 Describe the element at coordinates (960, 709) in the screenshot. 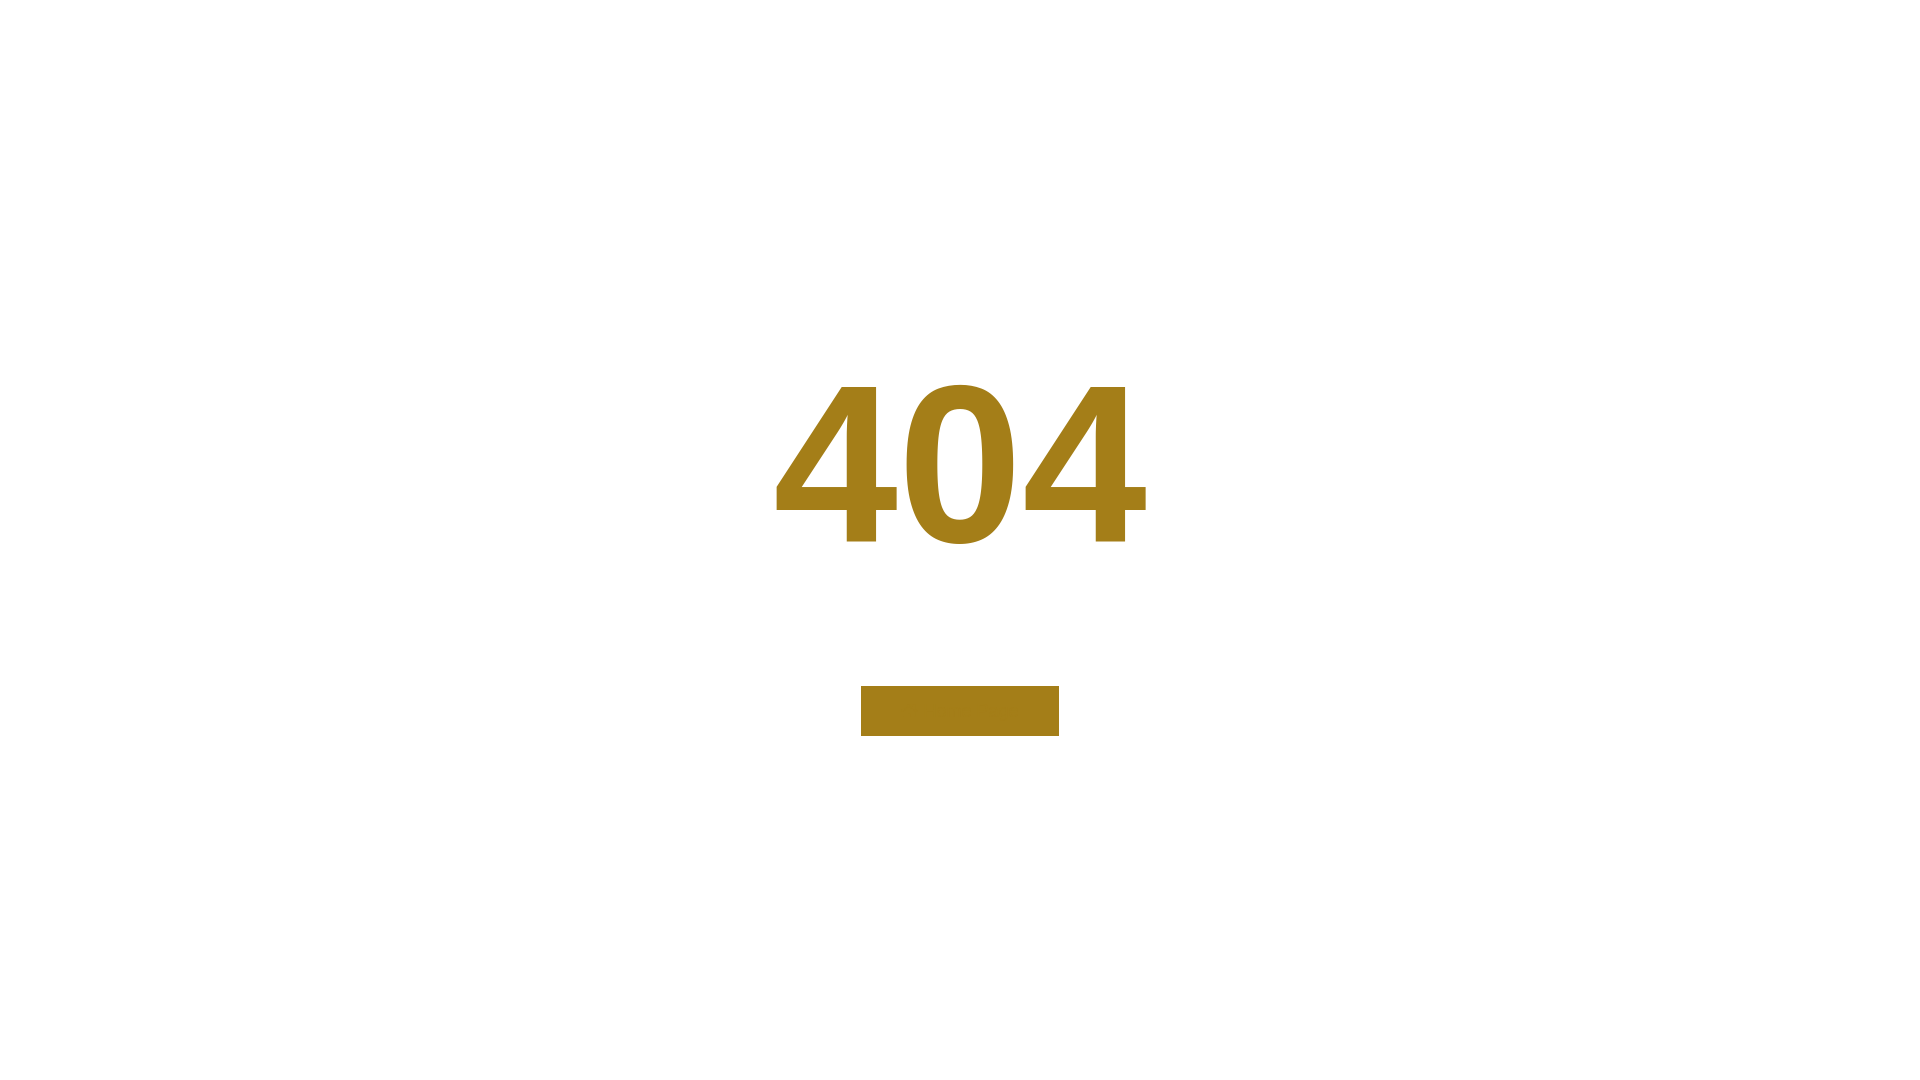

I see `'Home Page'` at that location.